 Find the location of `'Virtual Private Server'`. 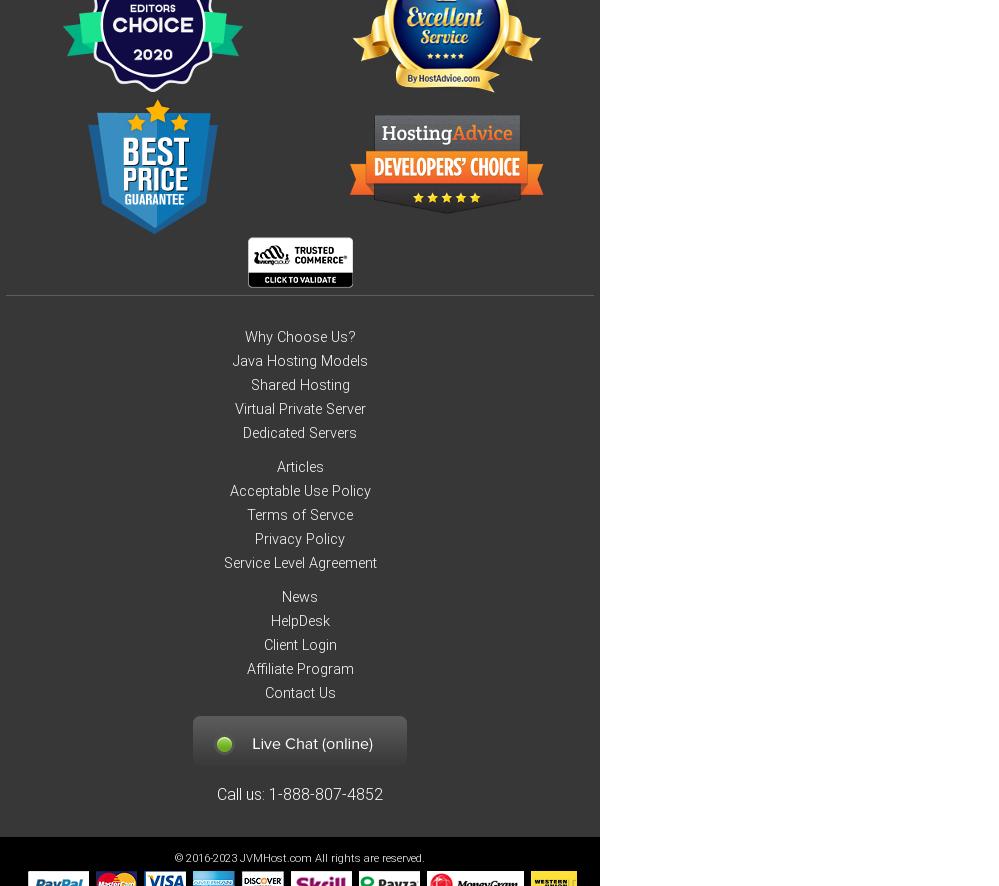

'Virtual Private Server' is located at coordinates (298, 408).